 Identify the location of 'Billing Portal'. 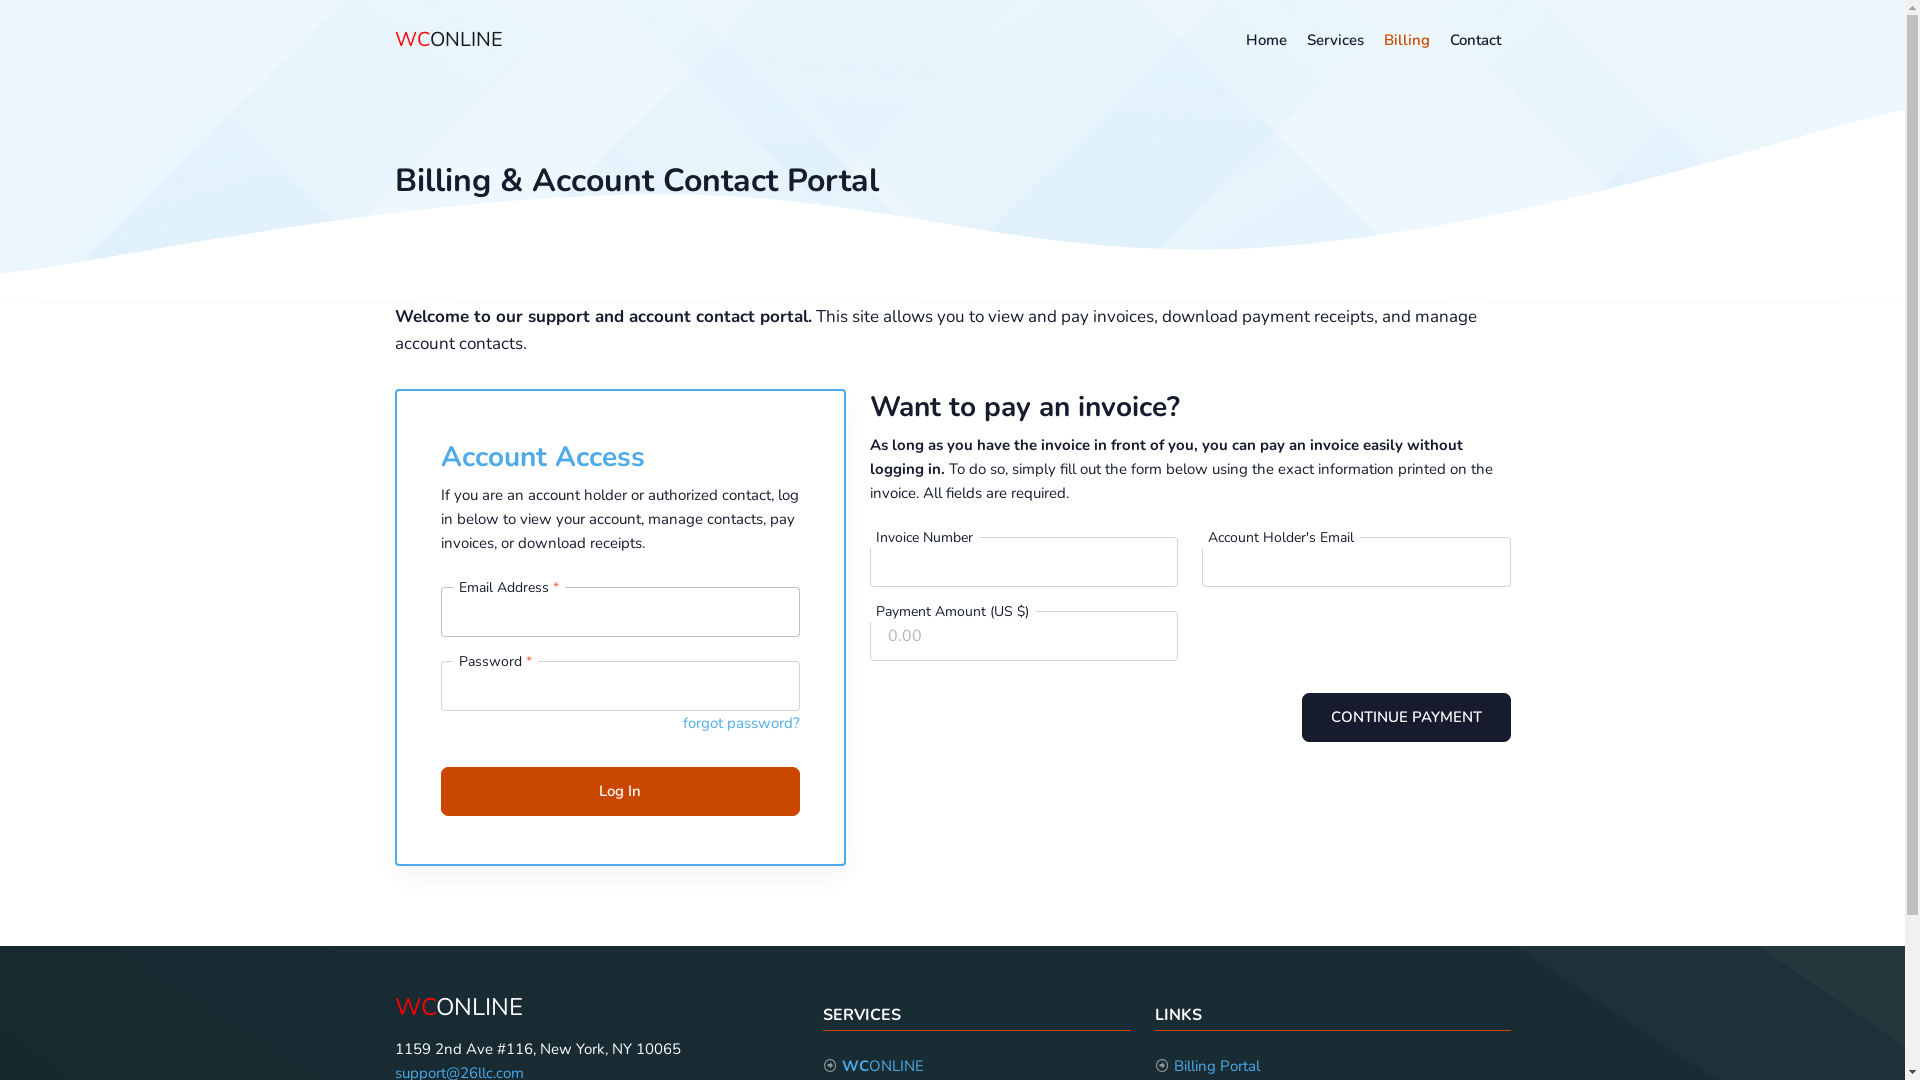
(1216, 1064).